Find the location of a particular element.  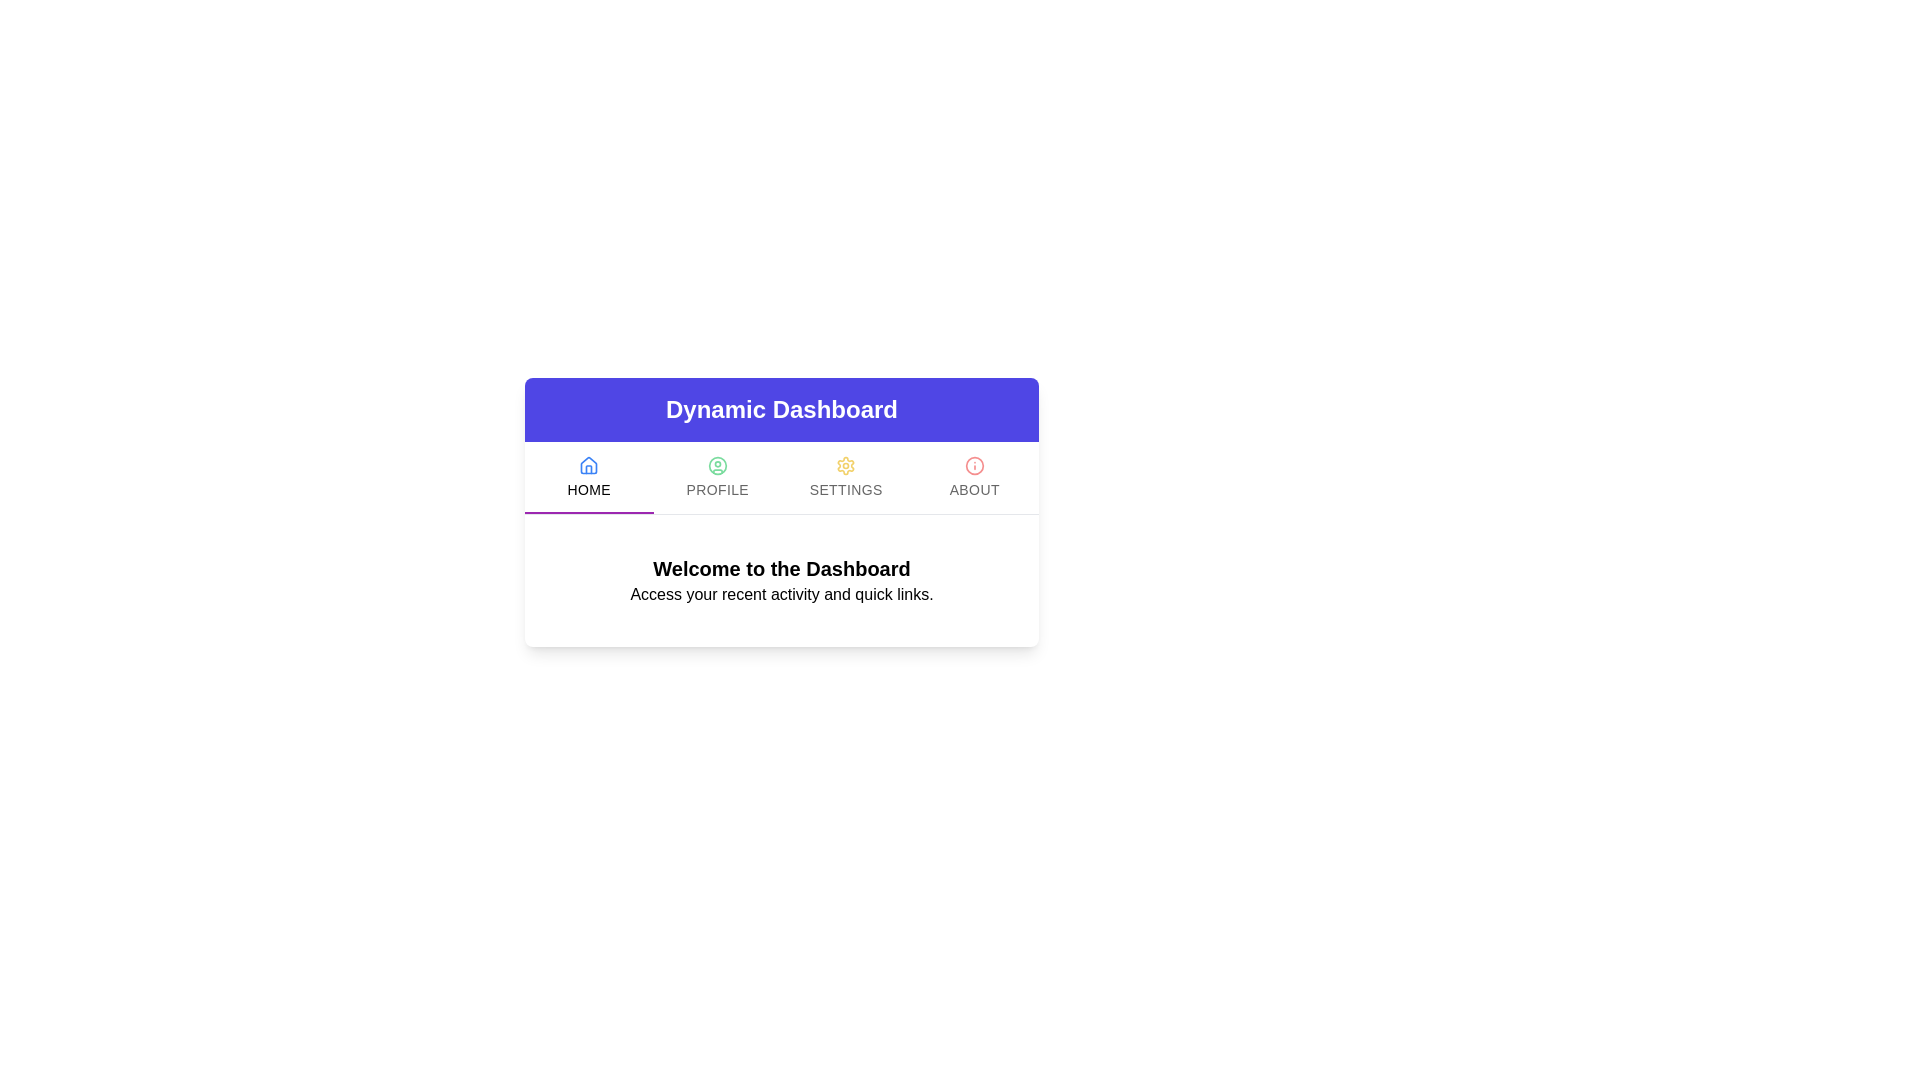

the informational text label located directly below 'Welcome to the Dashboard', which provides context about accessing activity and quick links is located at coordinates (781, 593).